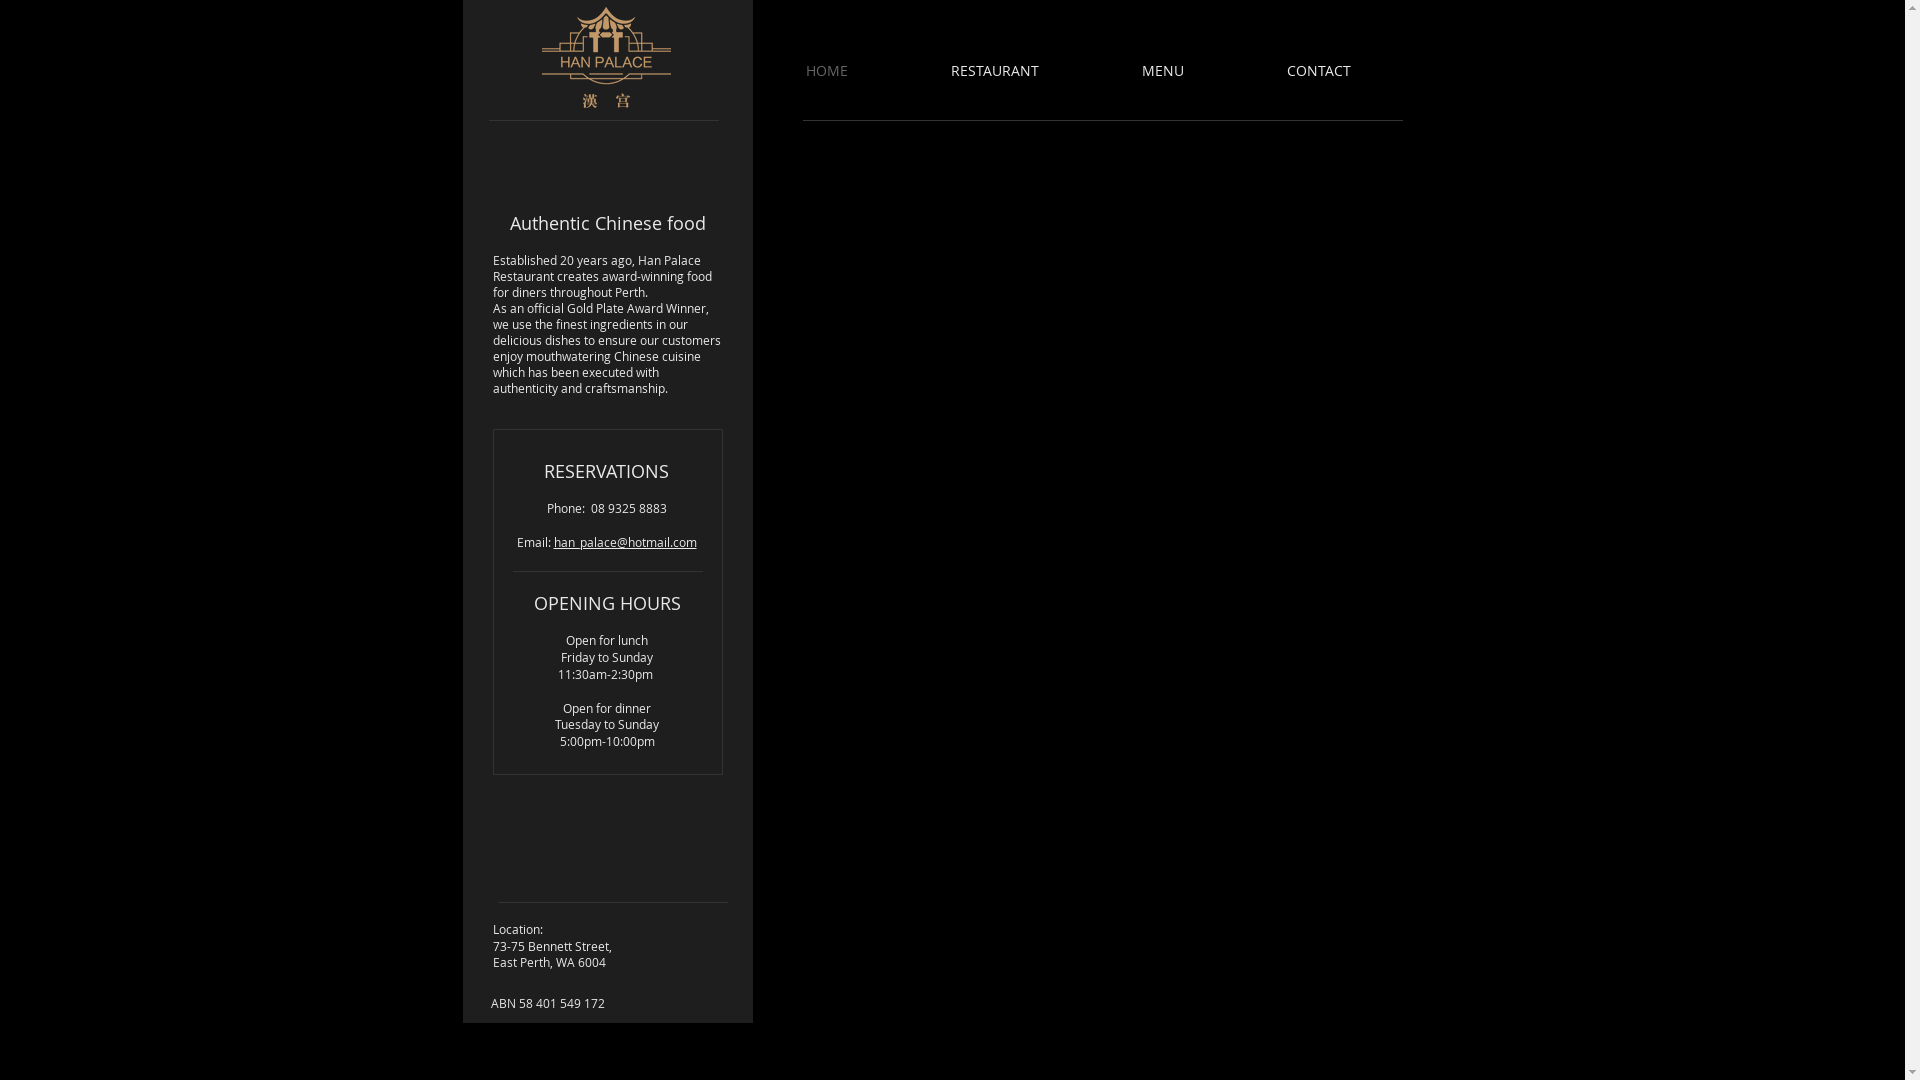 This screenshot has width=1920, height=1080. What do you see at coordinates (1025, 69) in the screenshot?
I see `'RESTAURANT'` at bounding box center [1025, 69].